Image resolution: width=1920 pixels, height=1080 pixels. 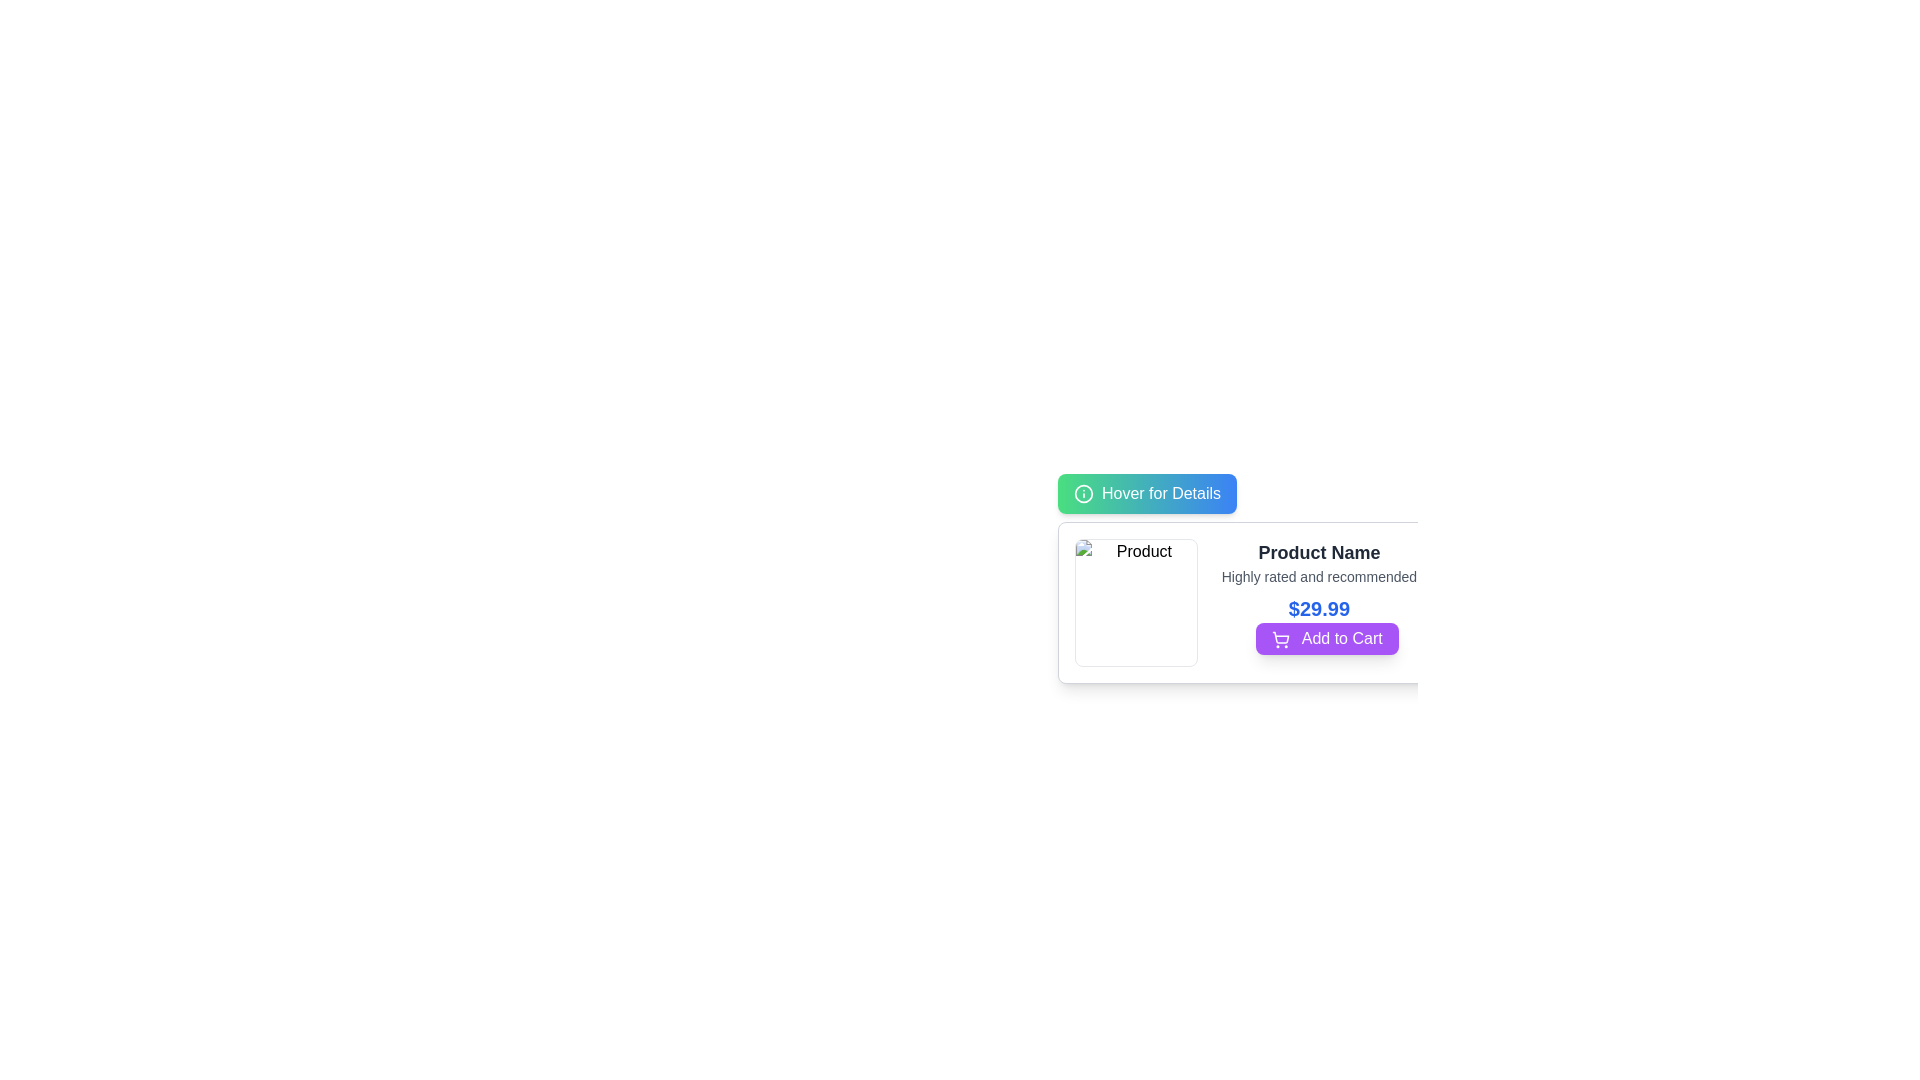 I want to click on the interactive button of the composite element that displays the price and allows users to add the product to the shopping cart, located below the product name and description, so click(x=1319, y=623).